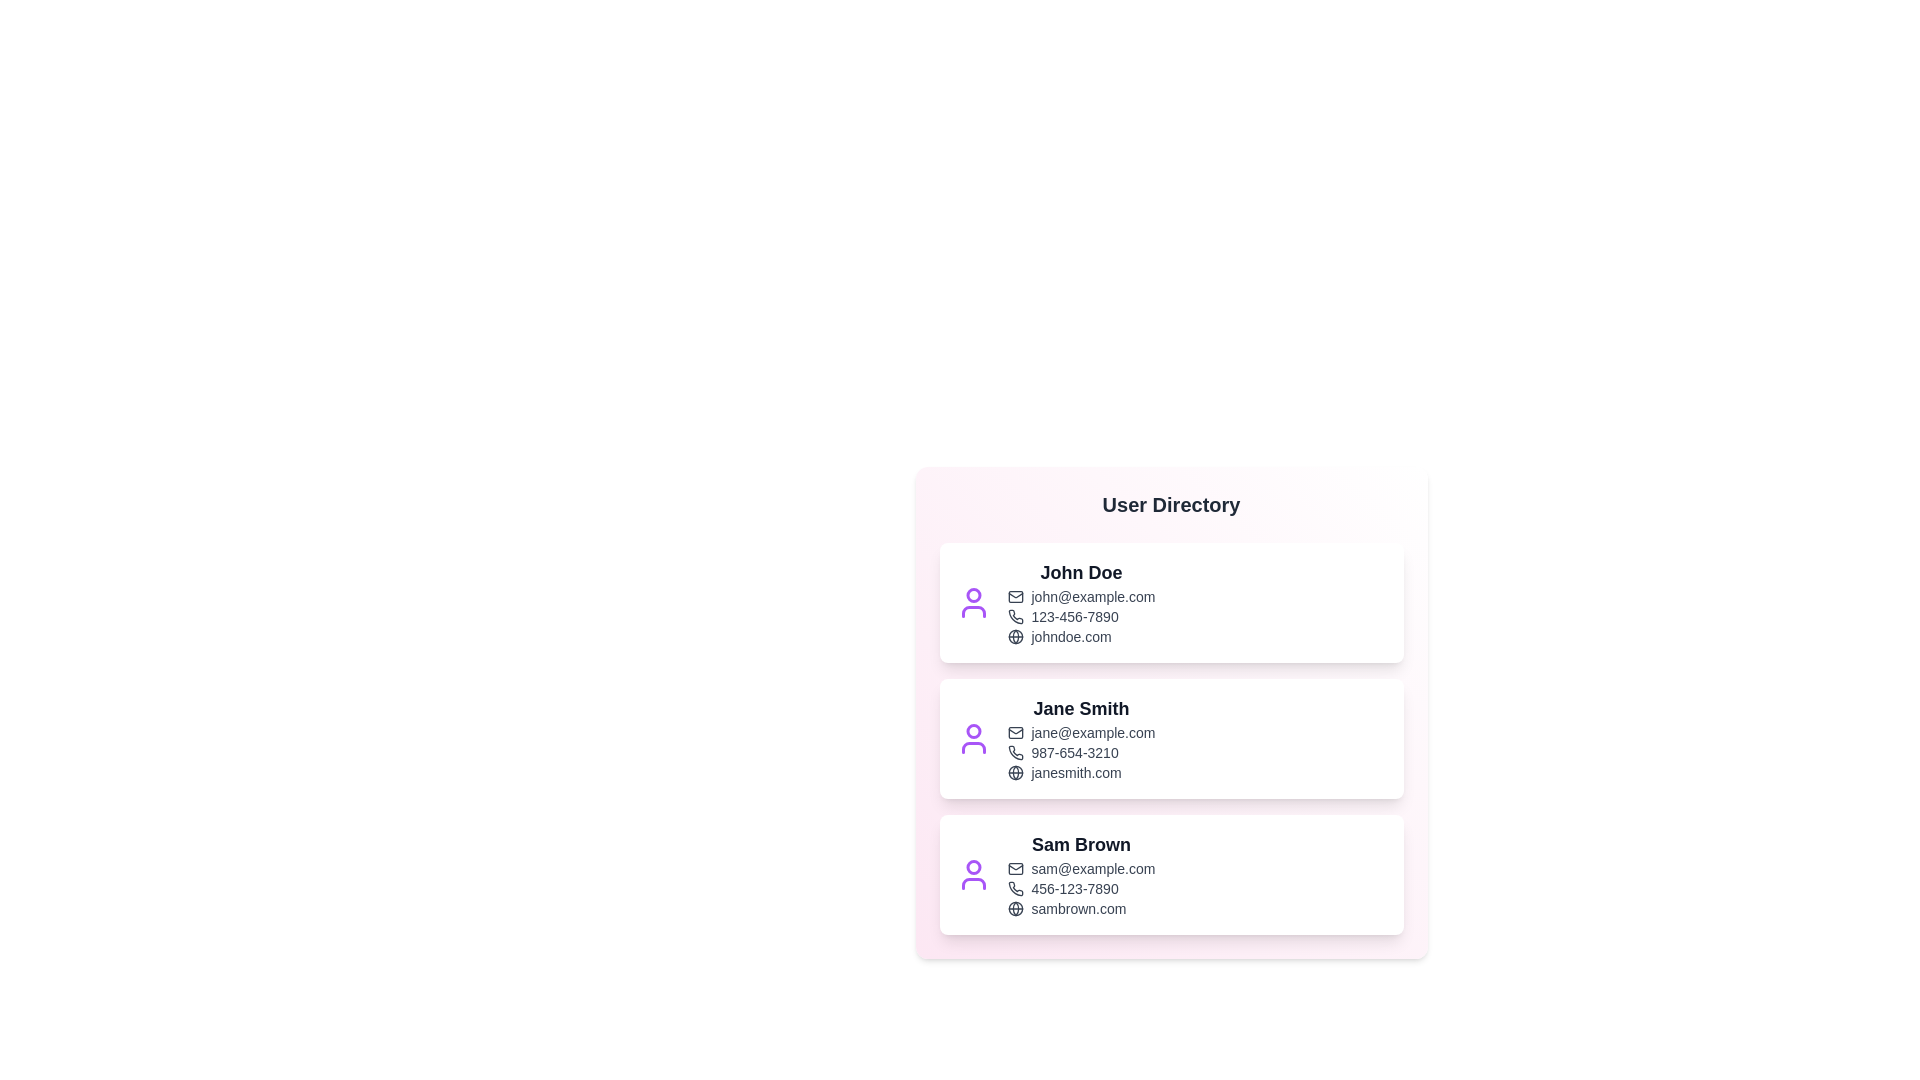  Describe the element at coordinates (1080, 867) in the screenshot. I see `the email address of Sam Brown` at that location.